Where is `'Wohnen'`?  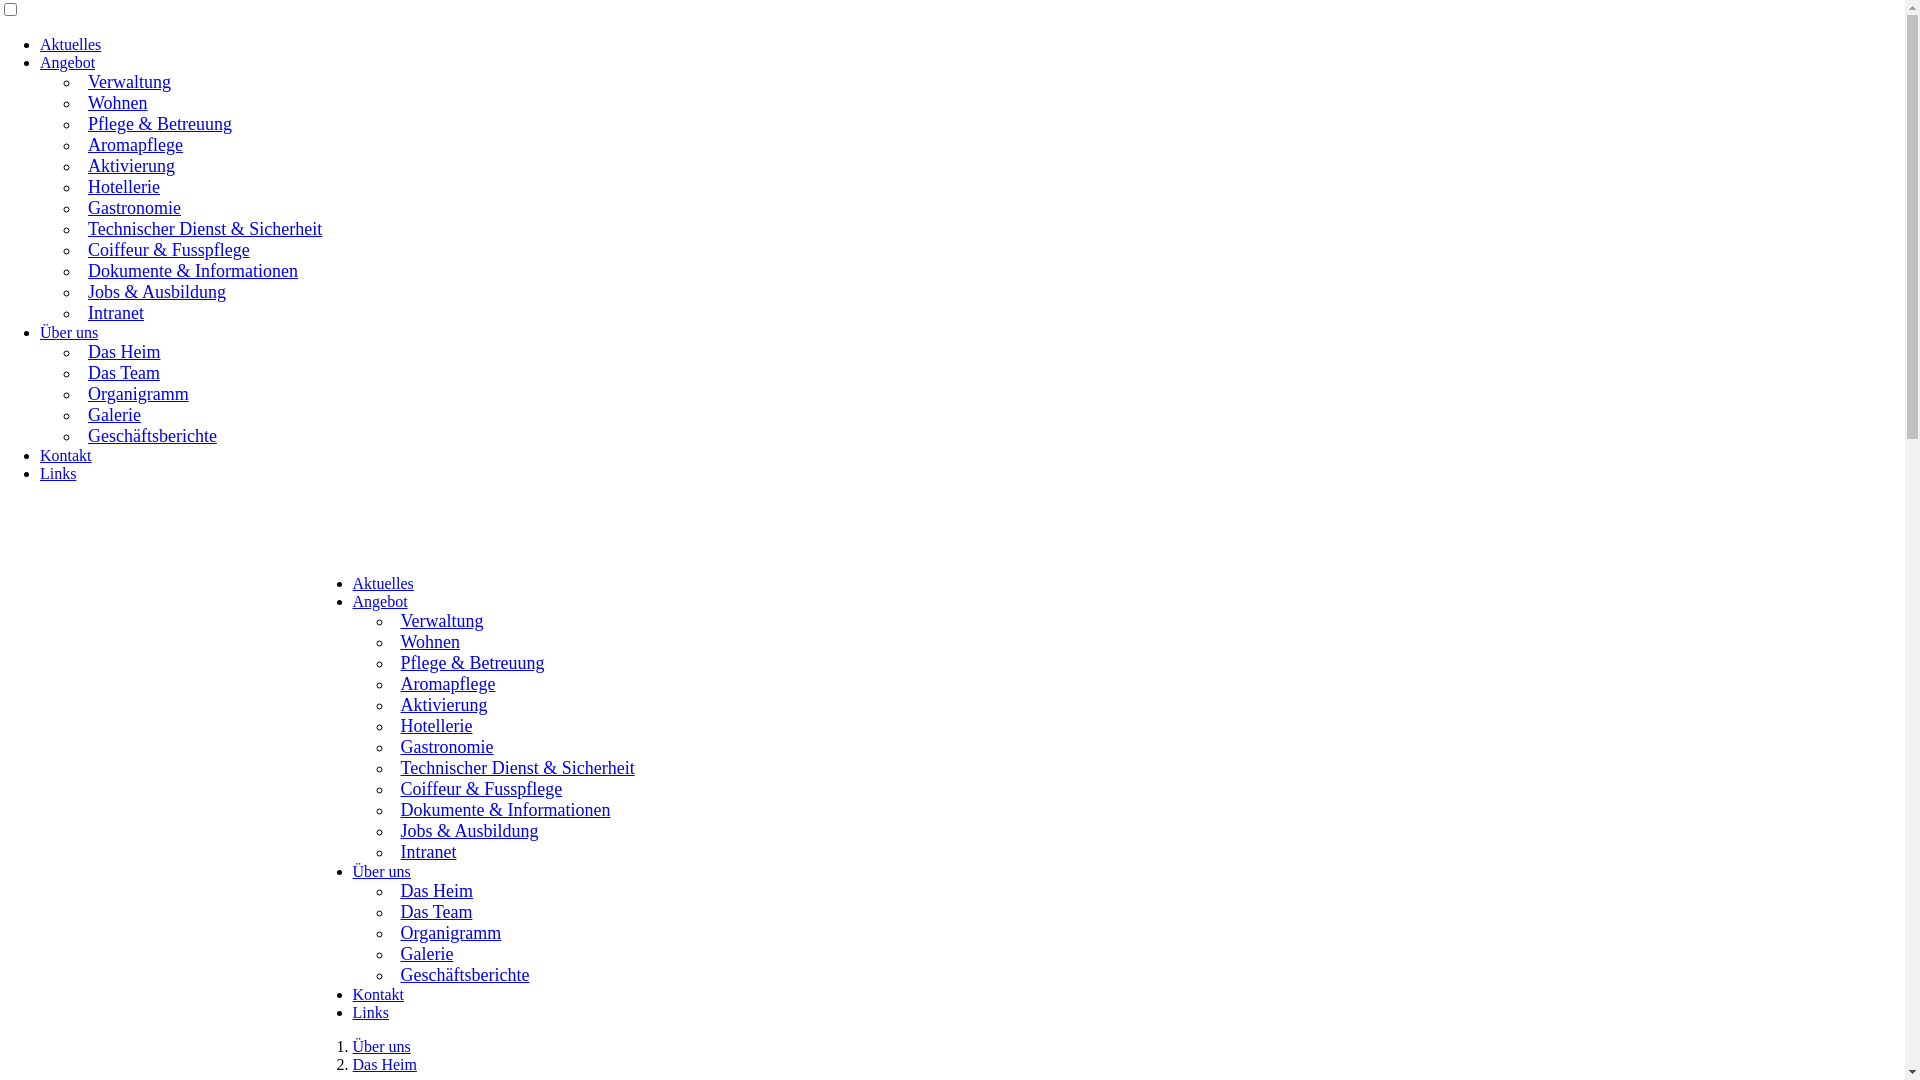 'Wohnen' is located at coordinates (426, 640).